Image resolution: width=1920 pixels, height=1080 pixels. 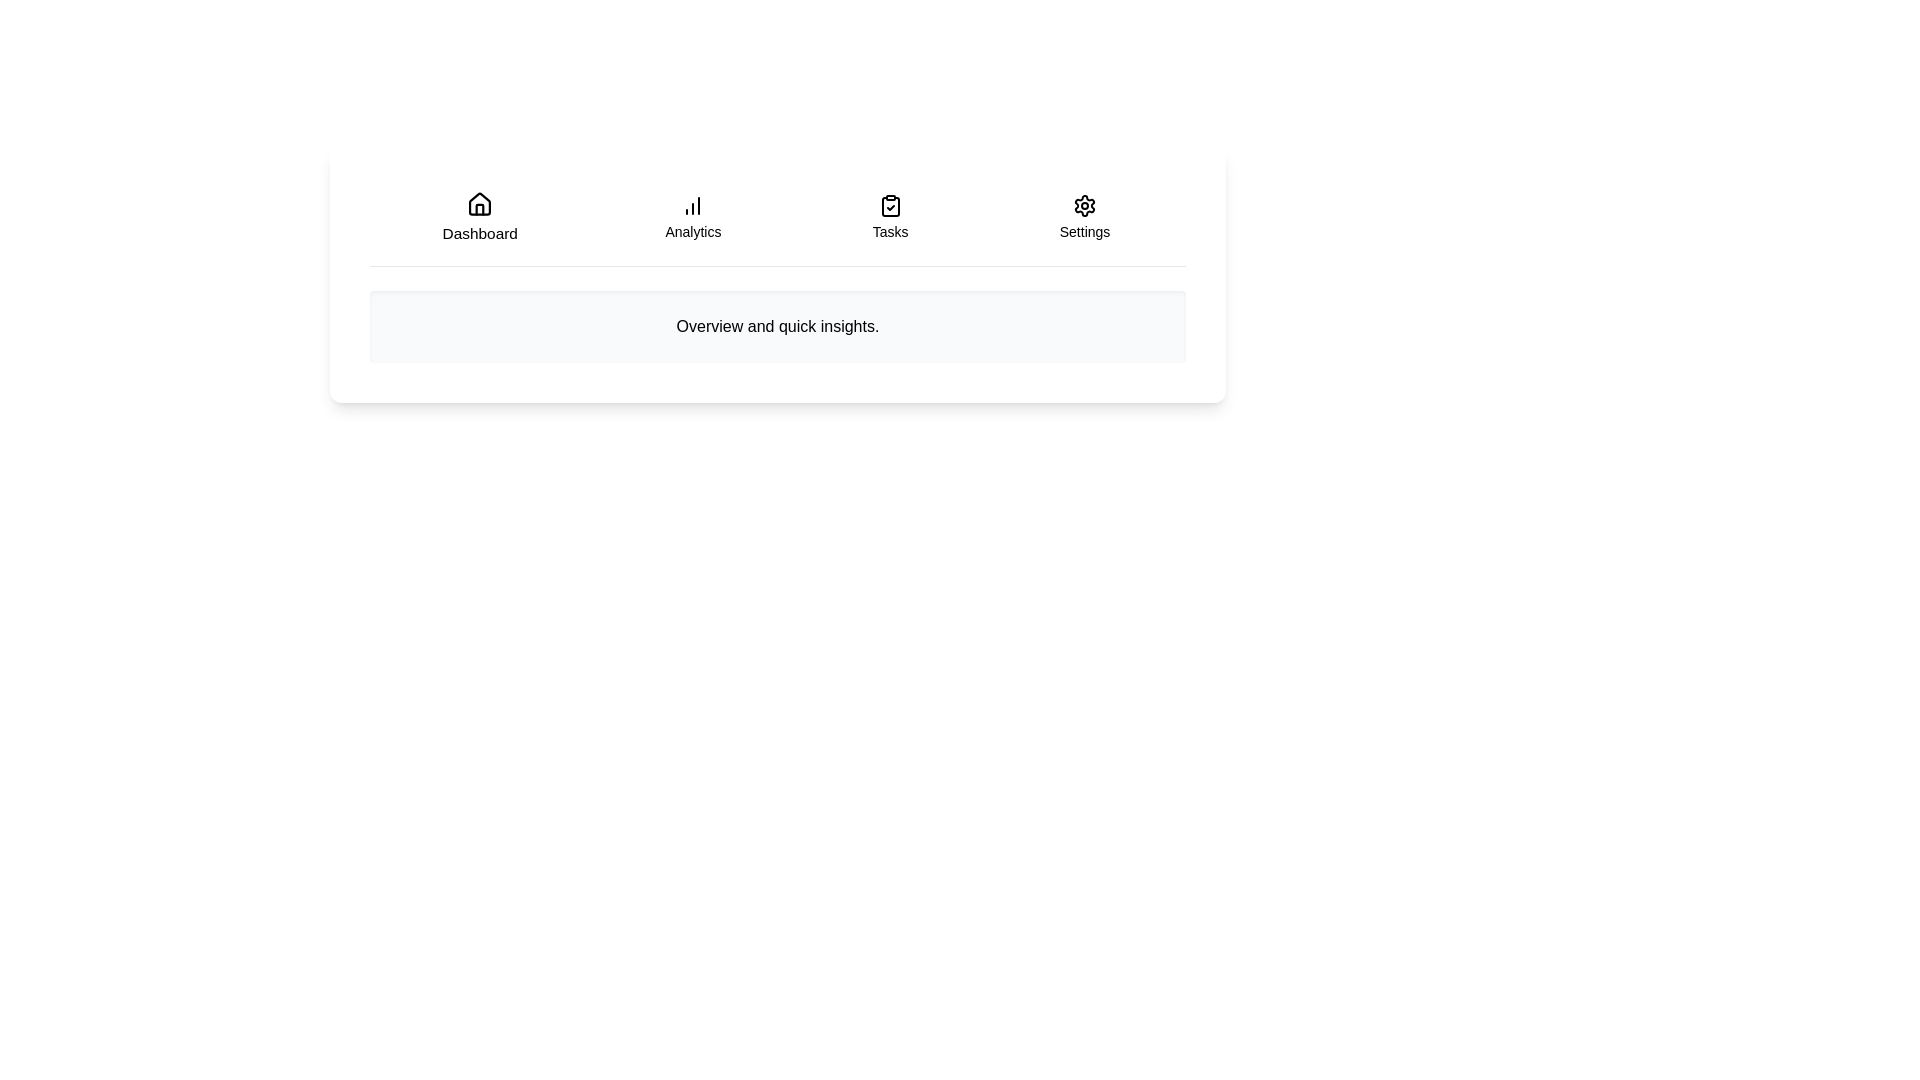 I want to click on the Home icon graphic located in the navigation bar above the 'Dashboard' label, so click(x=478, y=204).